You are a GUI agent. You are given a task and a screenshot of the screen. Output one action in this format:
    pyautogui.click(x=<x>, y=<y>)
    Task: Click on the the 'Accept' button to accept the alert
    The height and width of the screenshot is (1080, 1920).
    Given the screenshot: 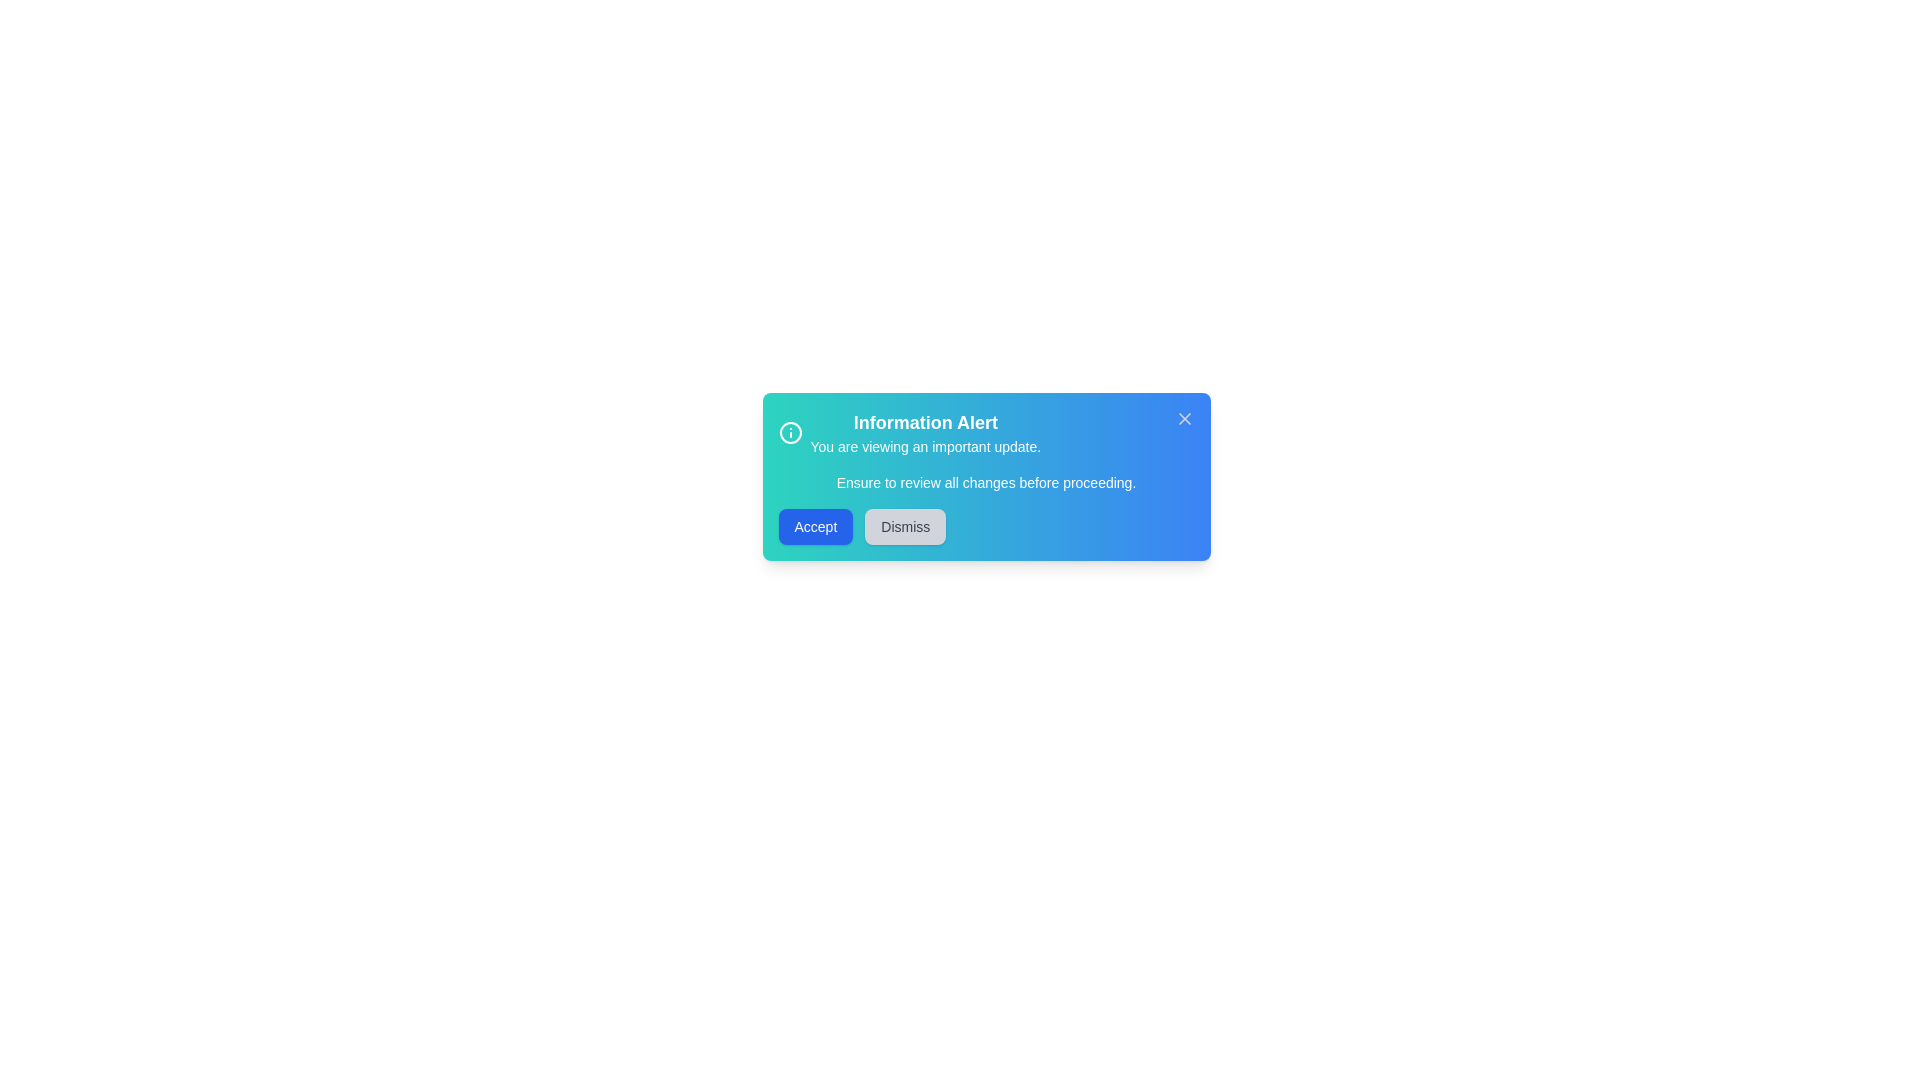 What is the action you would take?
    pyautogui.click(x=816, y=526)
    